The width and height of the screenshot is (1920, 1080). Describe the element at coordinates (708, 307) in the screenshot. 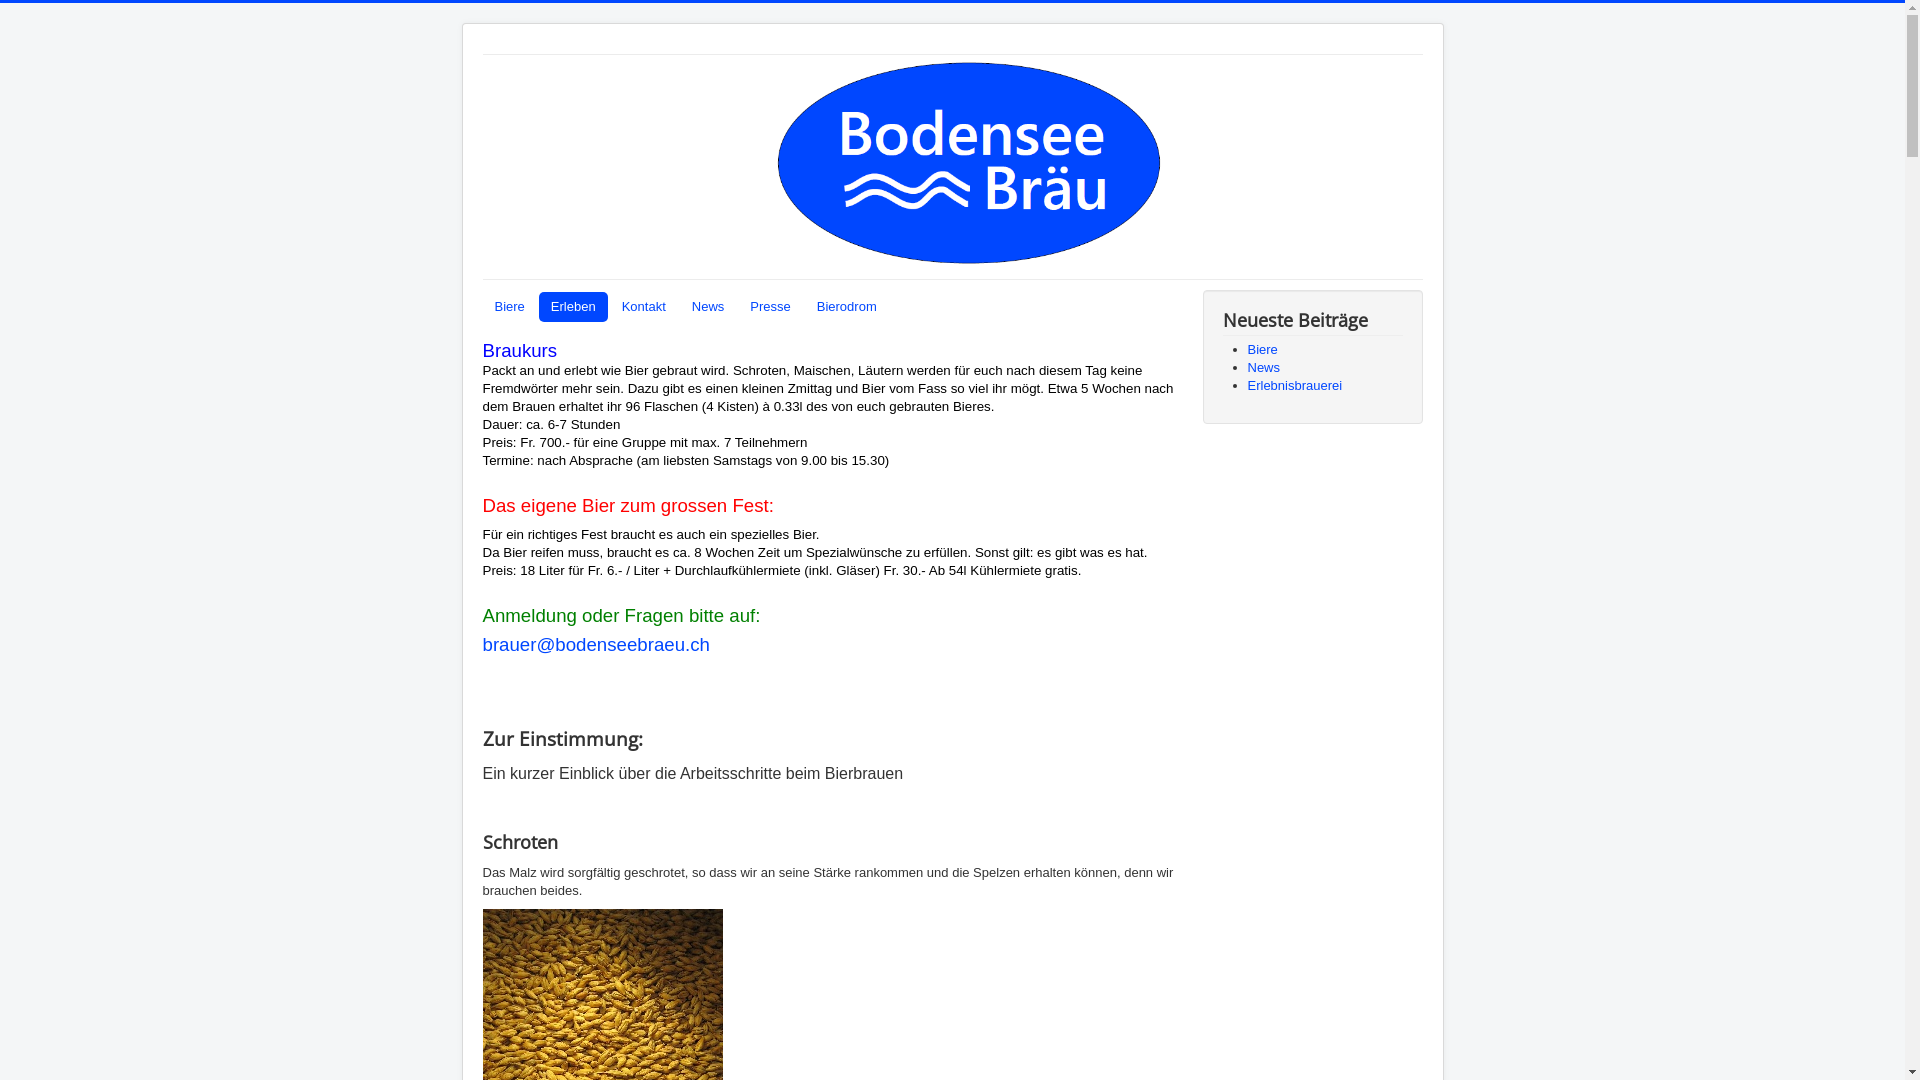

I see `'News'` at that location.